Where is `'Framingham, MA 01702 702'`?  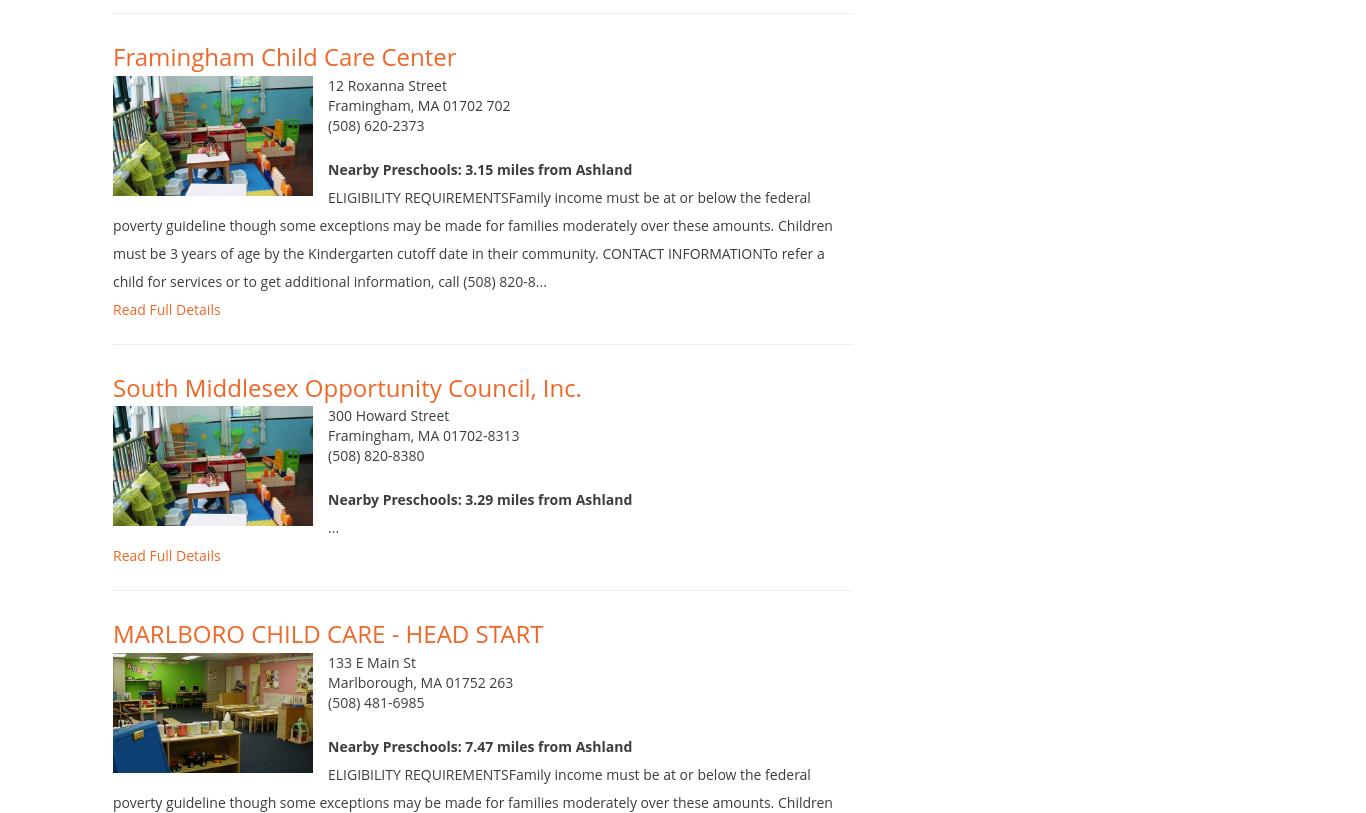
'Framingham, MA 01702 702' is located at coordinates (327, 134).